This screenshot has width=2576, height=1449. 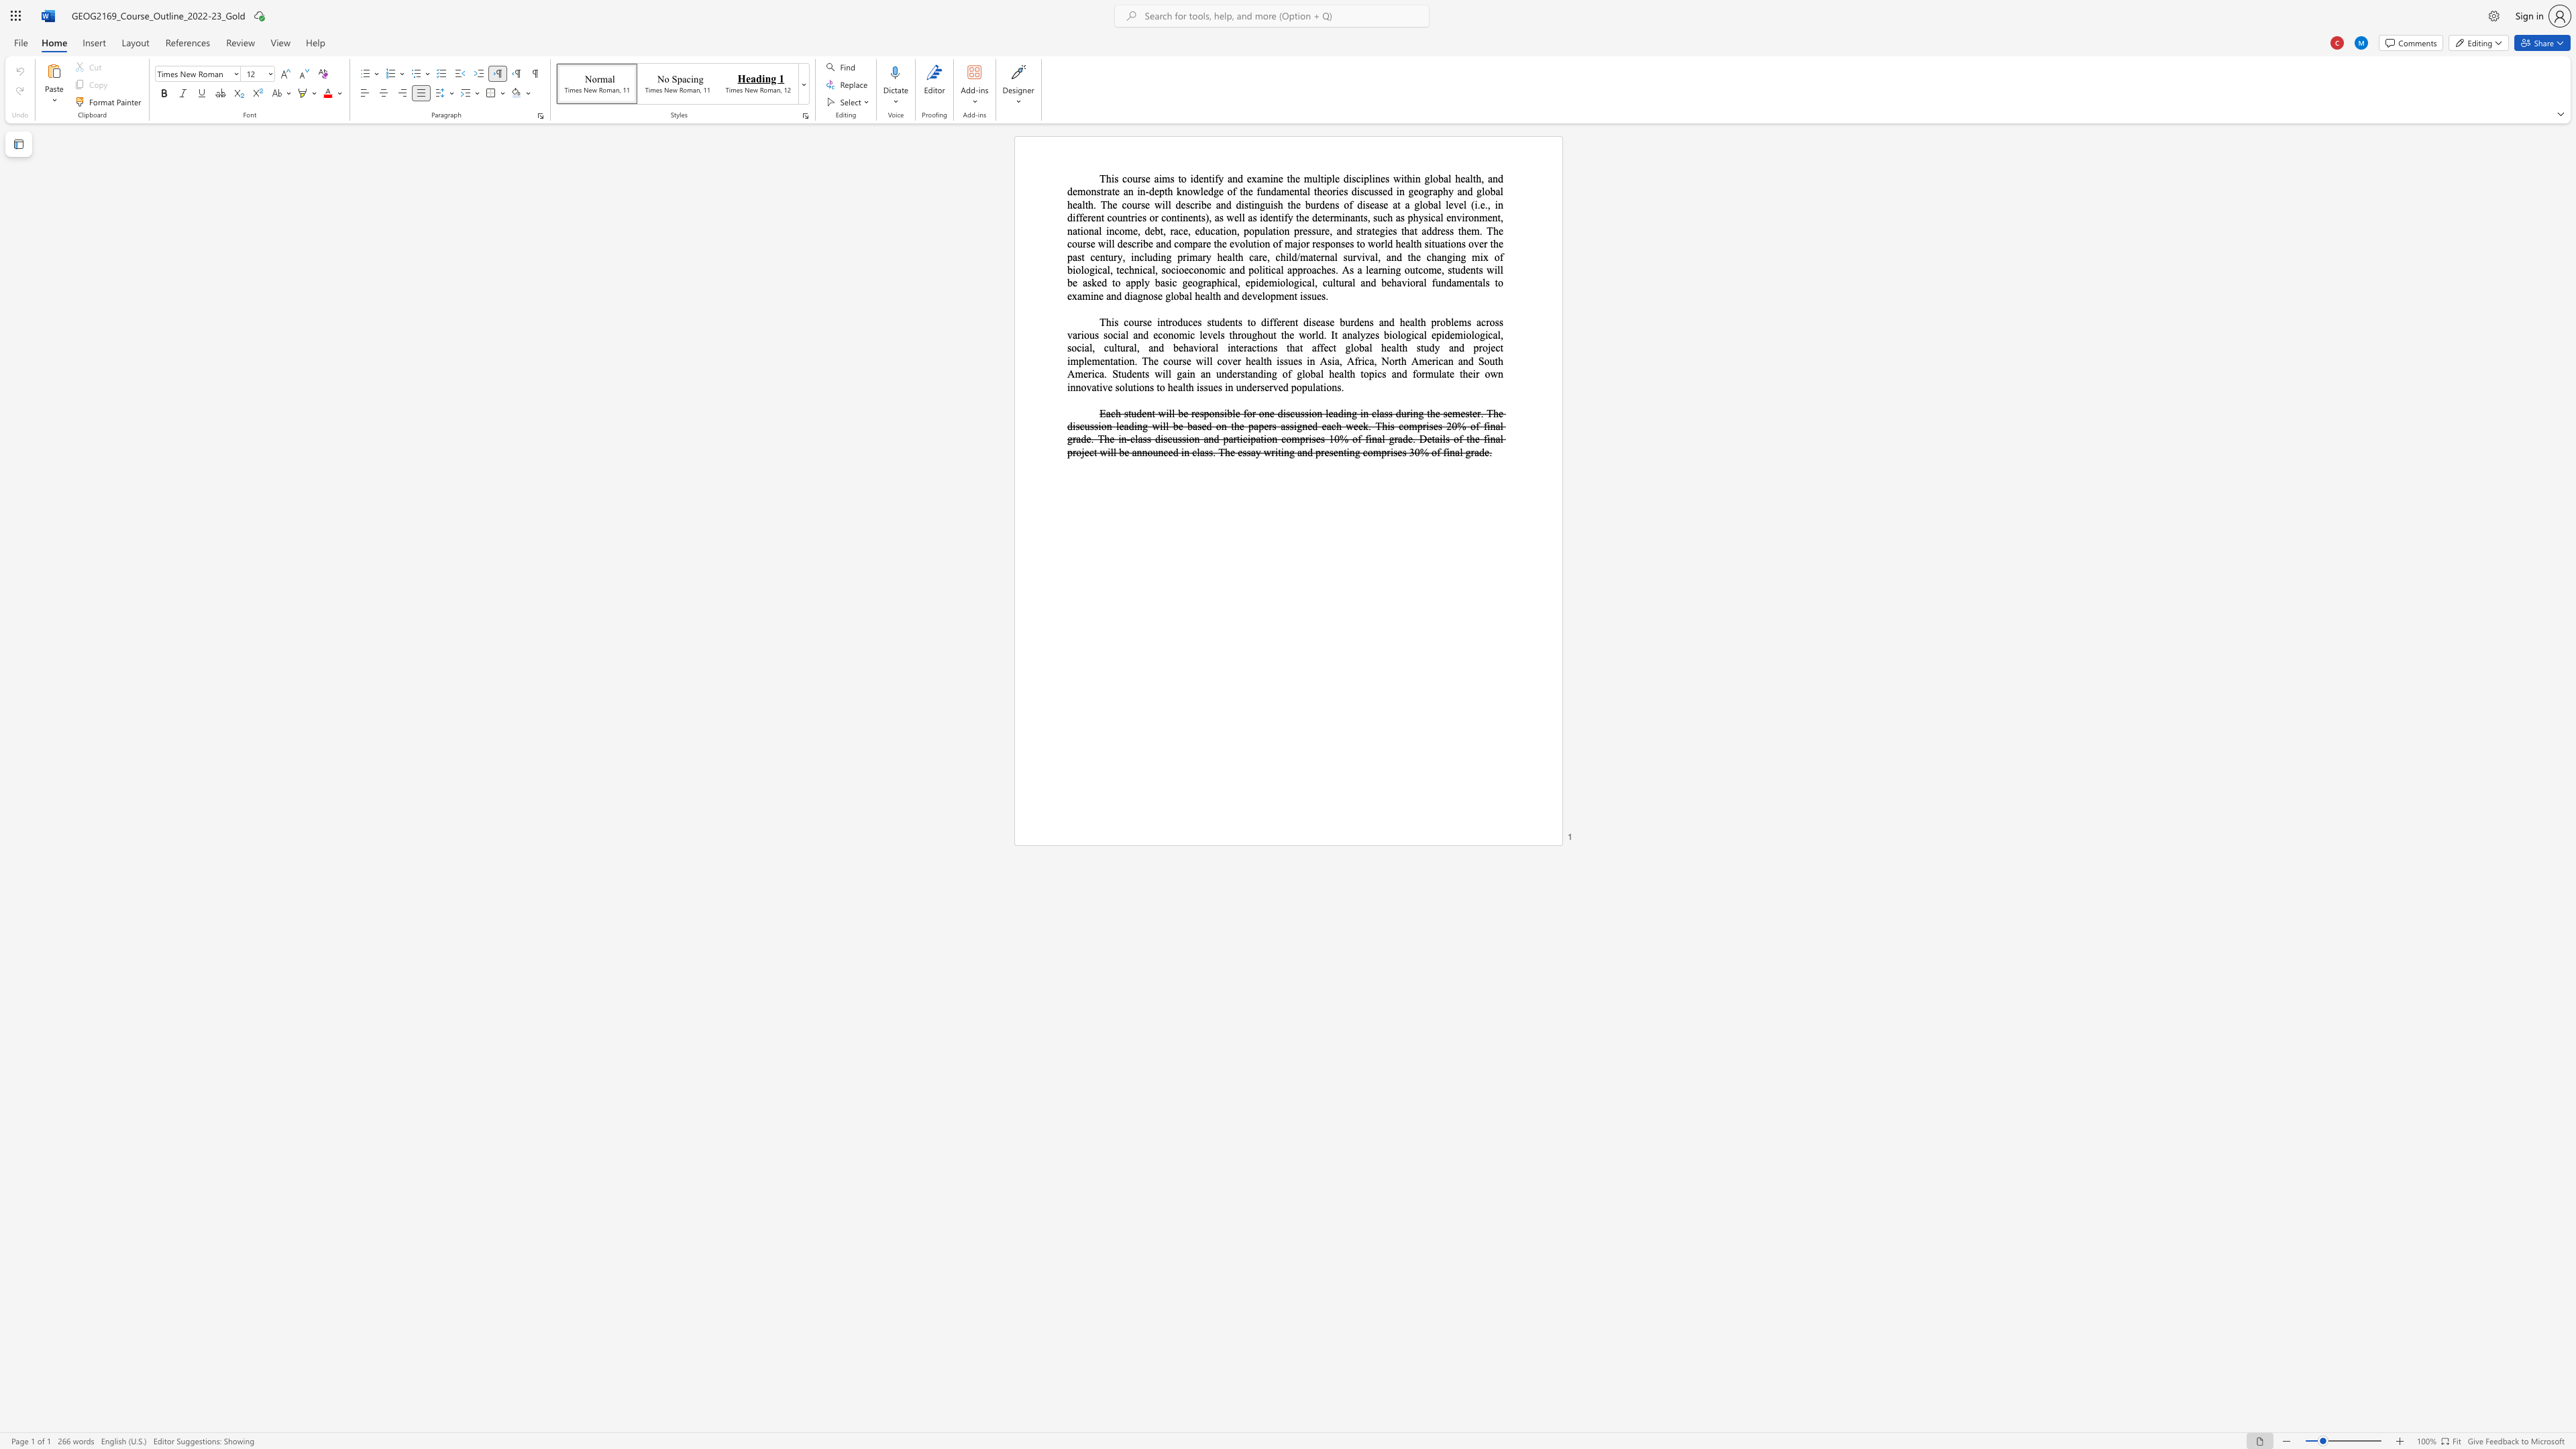 What do you see at coordinates (1480, 361) in the screenshot?
I see `the 1th character "S" in the text` at bounding box center [1480, 361].